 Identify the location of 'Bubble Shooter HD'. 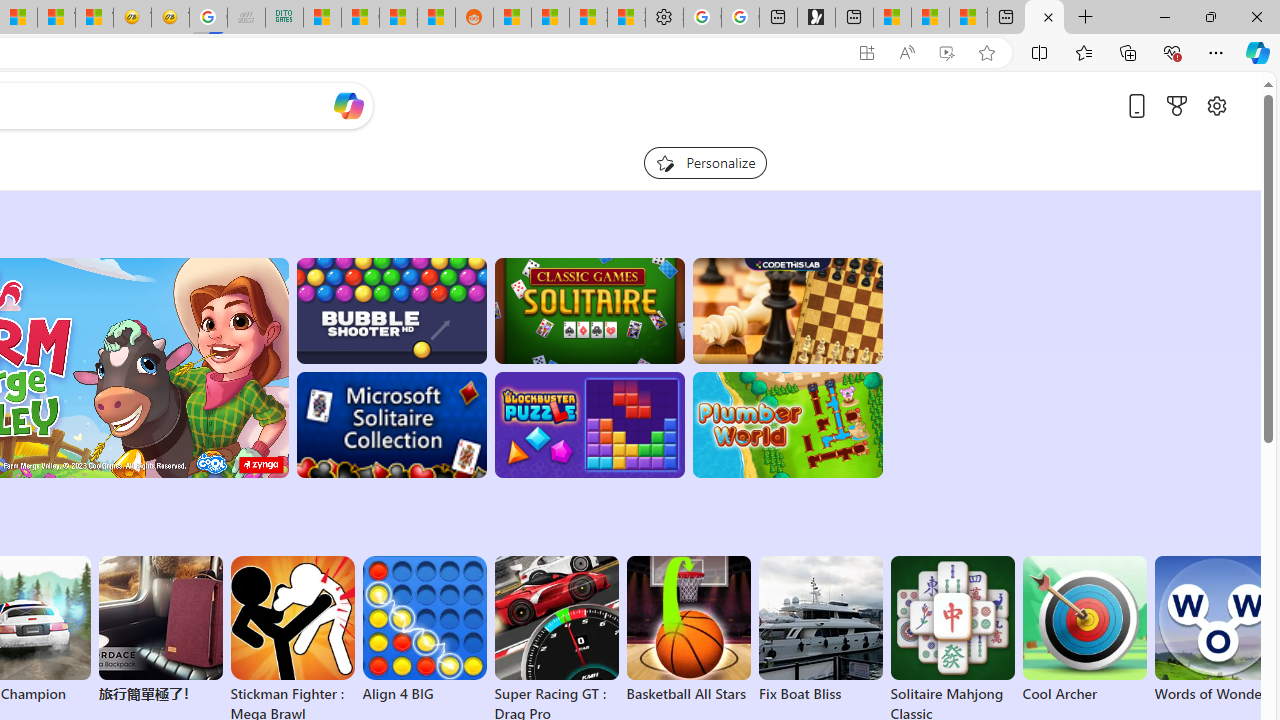
(391, 311).